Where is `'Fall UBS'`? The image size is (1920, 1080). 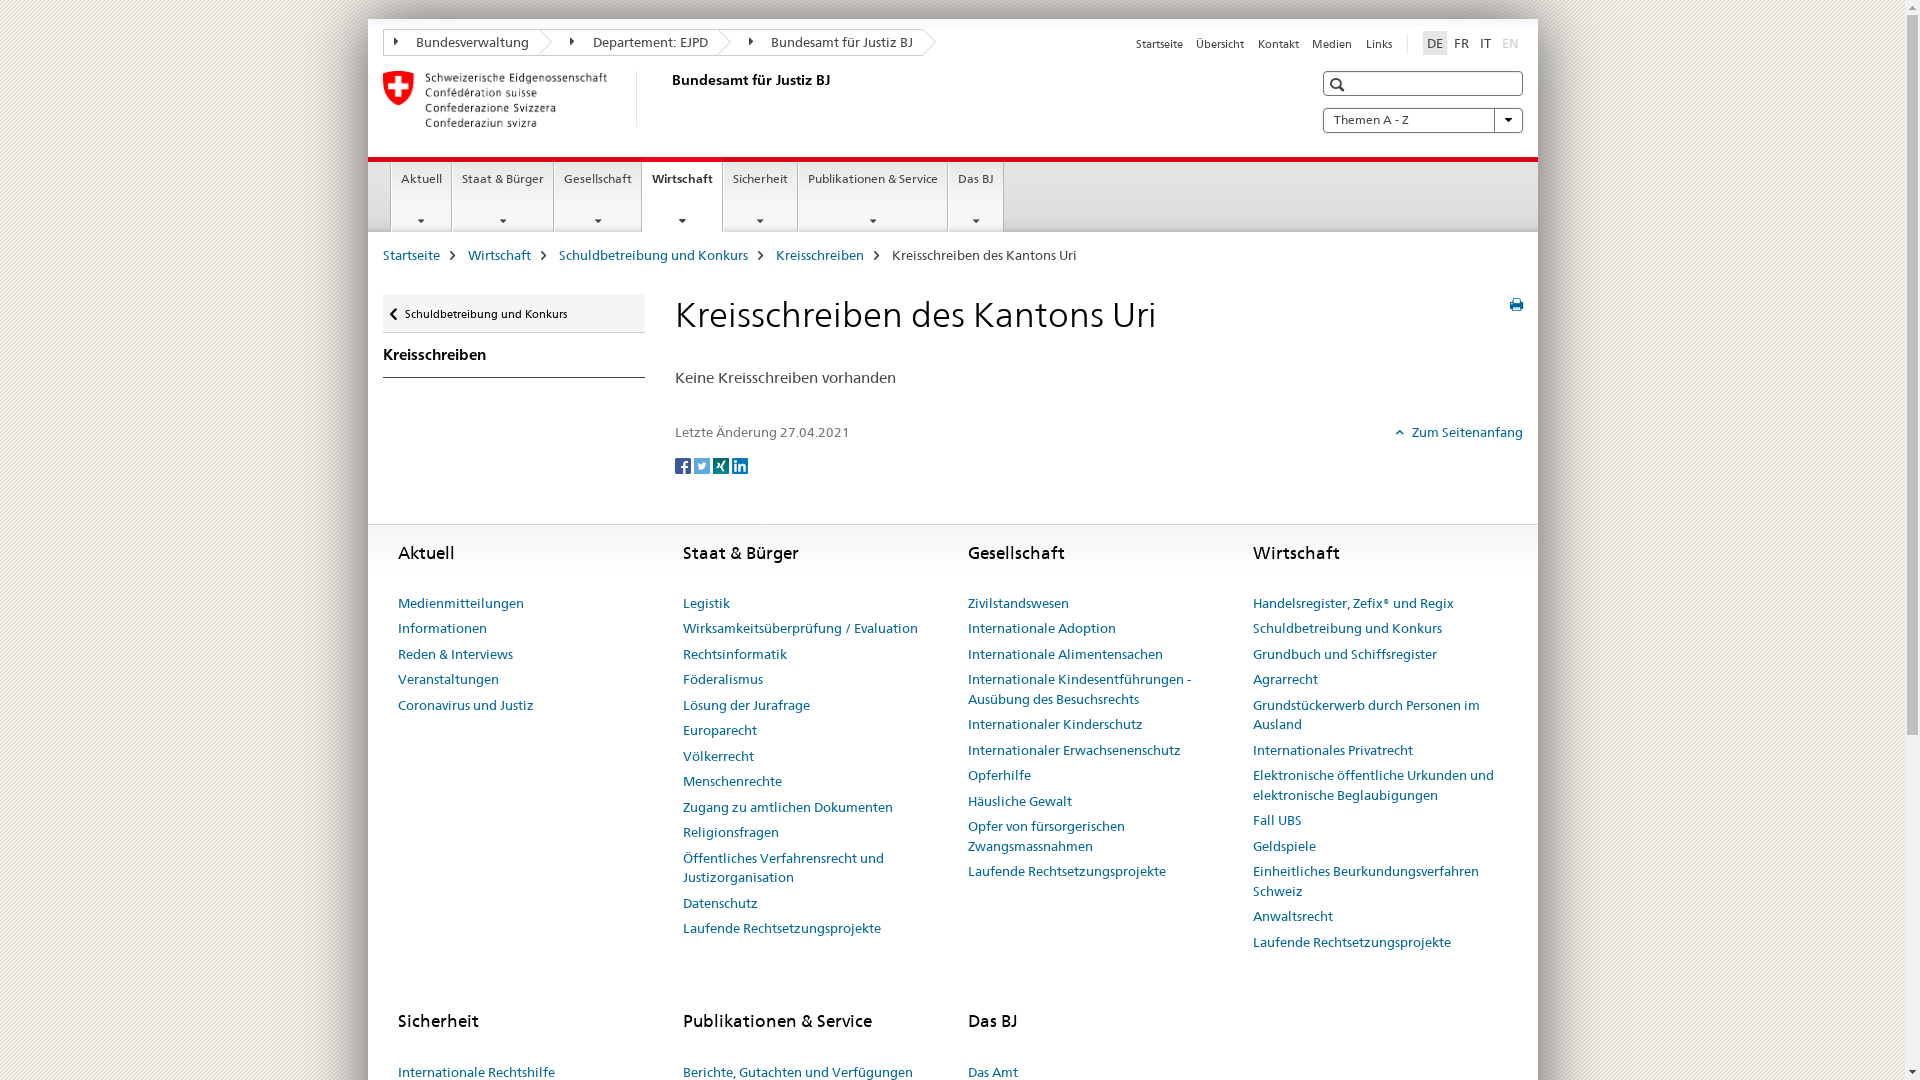
'Fall UBS' is located at coordinates (1275, 821).